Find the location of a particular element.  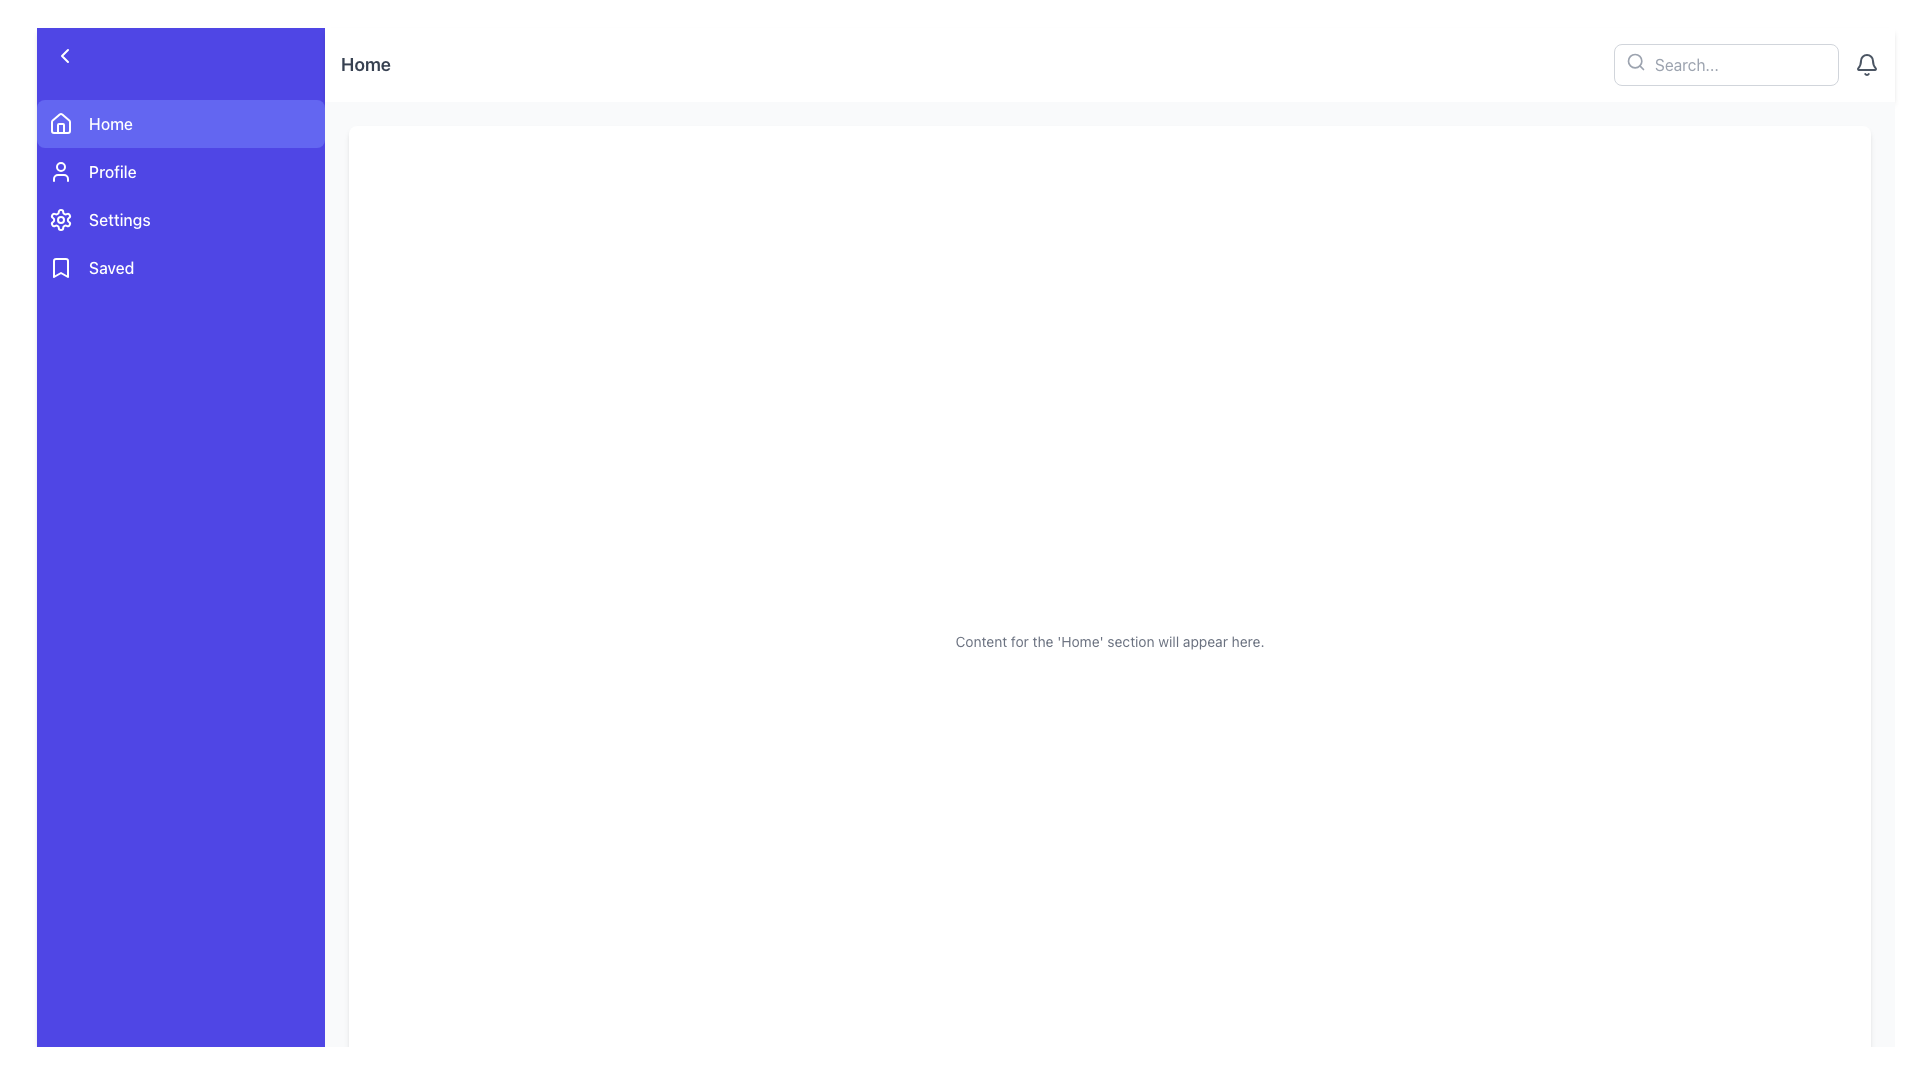

the 'Home' icon in the navigation sidebar, which is depicted as a house outline with a triangular roof and a door, rendered in white against a blue background is located at coordinates (61, 123).